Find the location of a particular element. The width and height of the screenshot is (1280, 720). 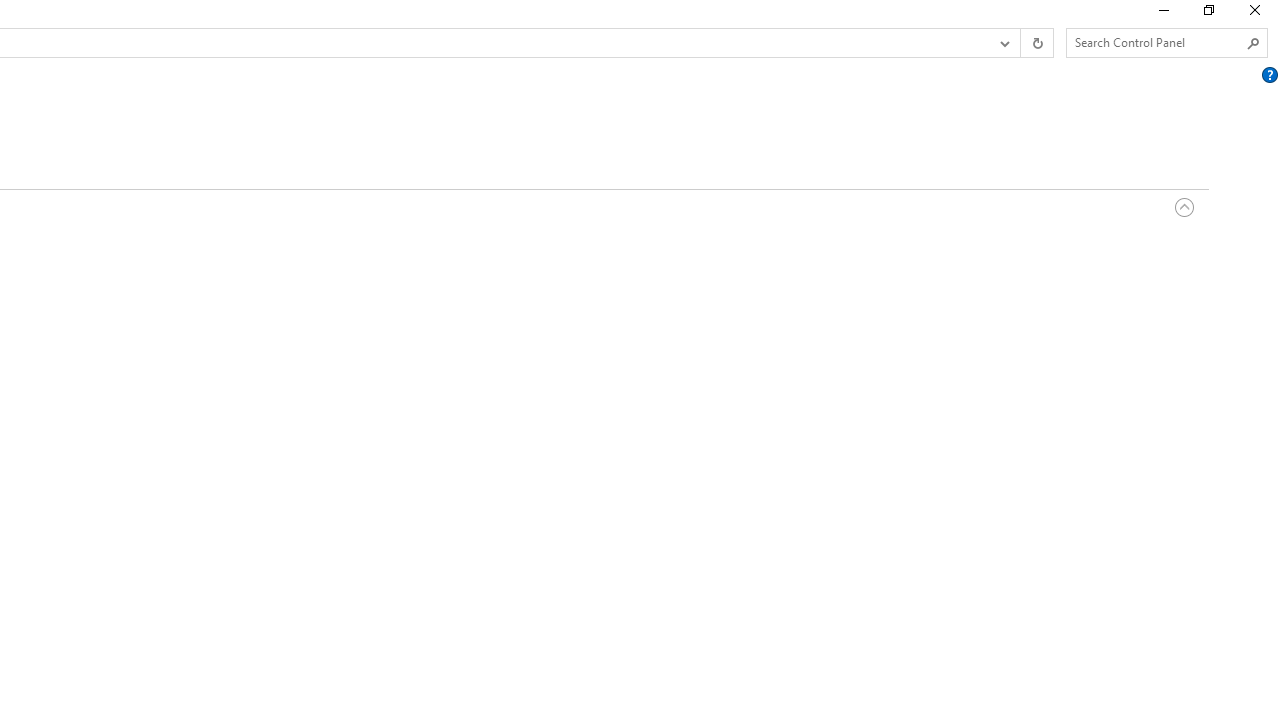

'Restore' is located at coordinates (1207, 15).